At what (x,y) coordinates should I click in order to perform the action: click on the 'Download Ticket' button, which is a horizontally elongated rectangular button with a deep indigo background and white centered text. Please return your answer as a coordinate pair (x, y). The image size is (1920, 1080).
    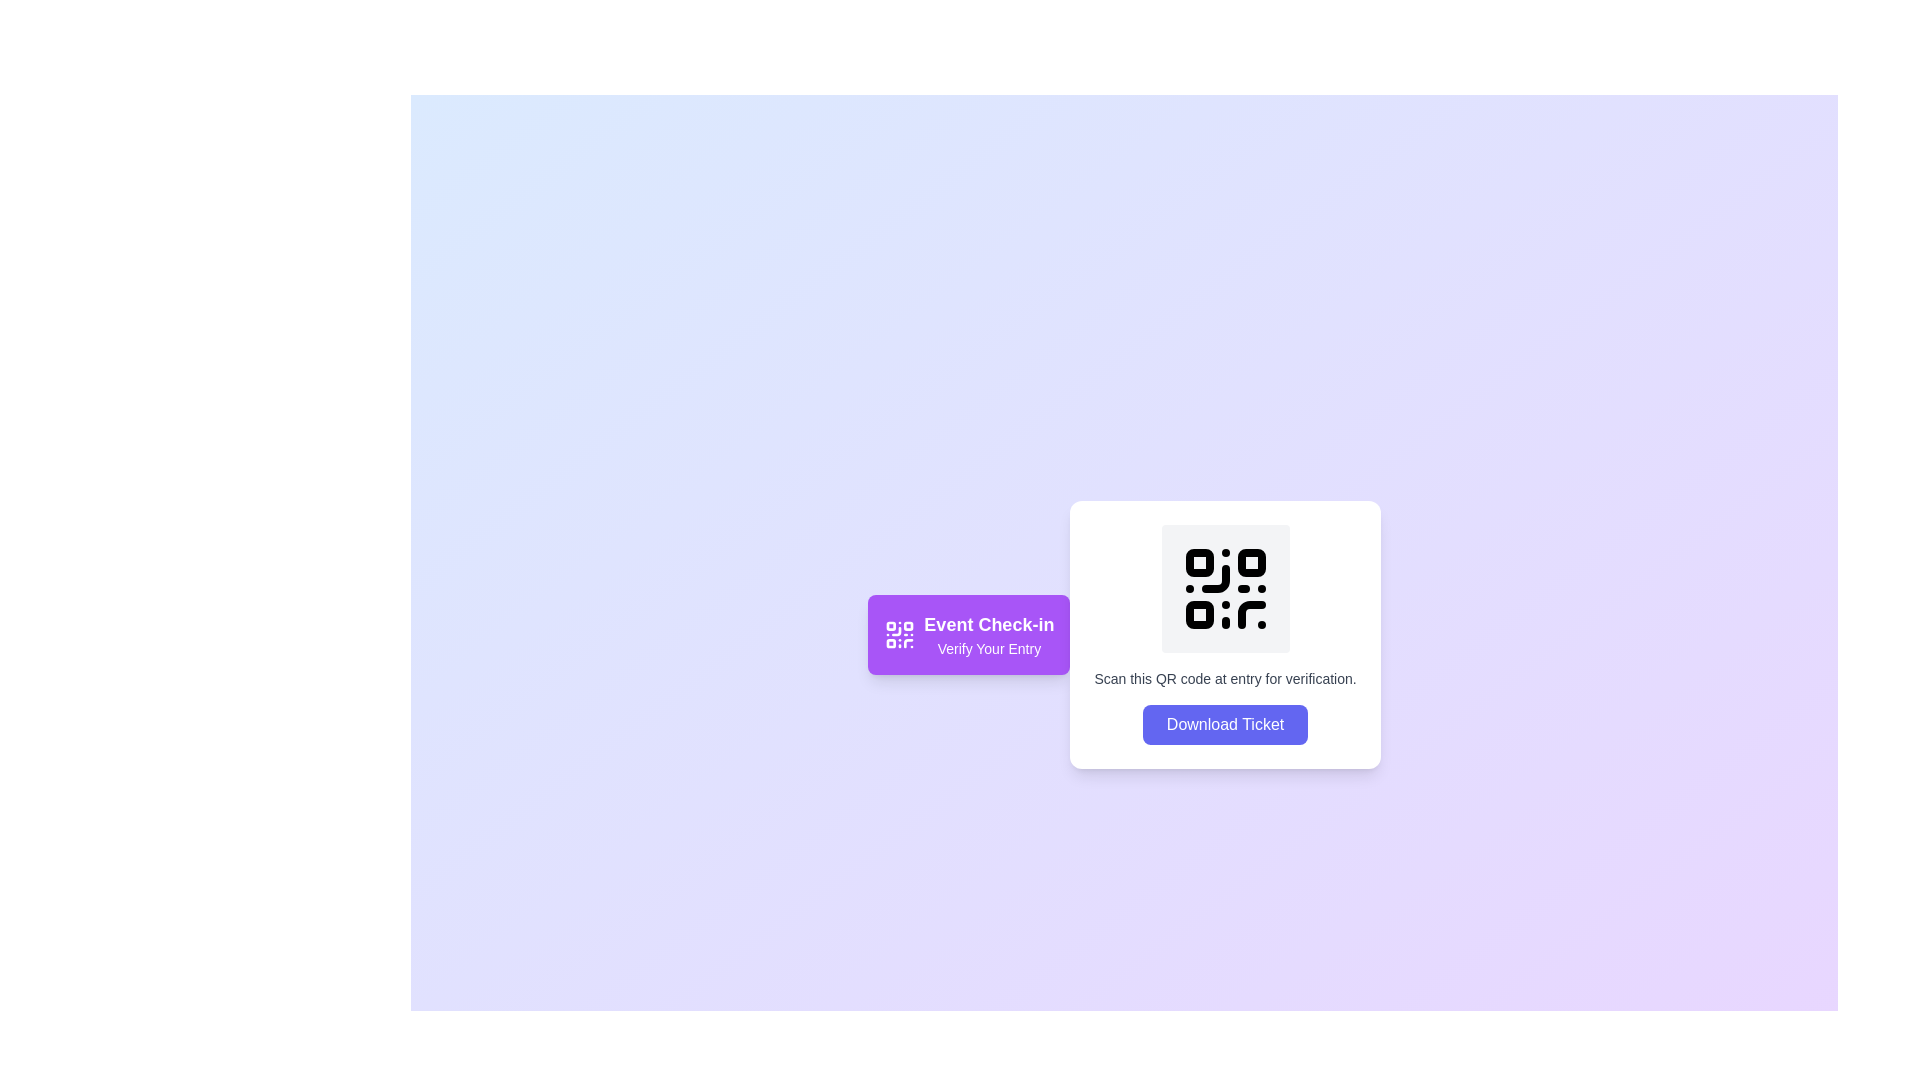
    Looking at the image, I should click on (1224, 725).